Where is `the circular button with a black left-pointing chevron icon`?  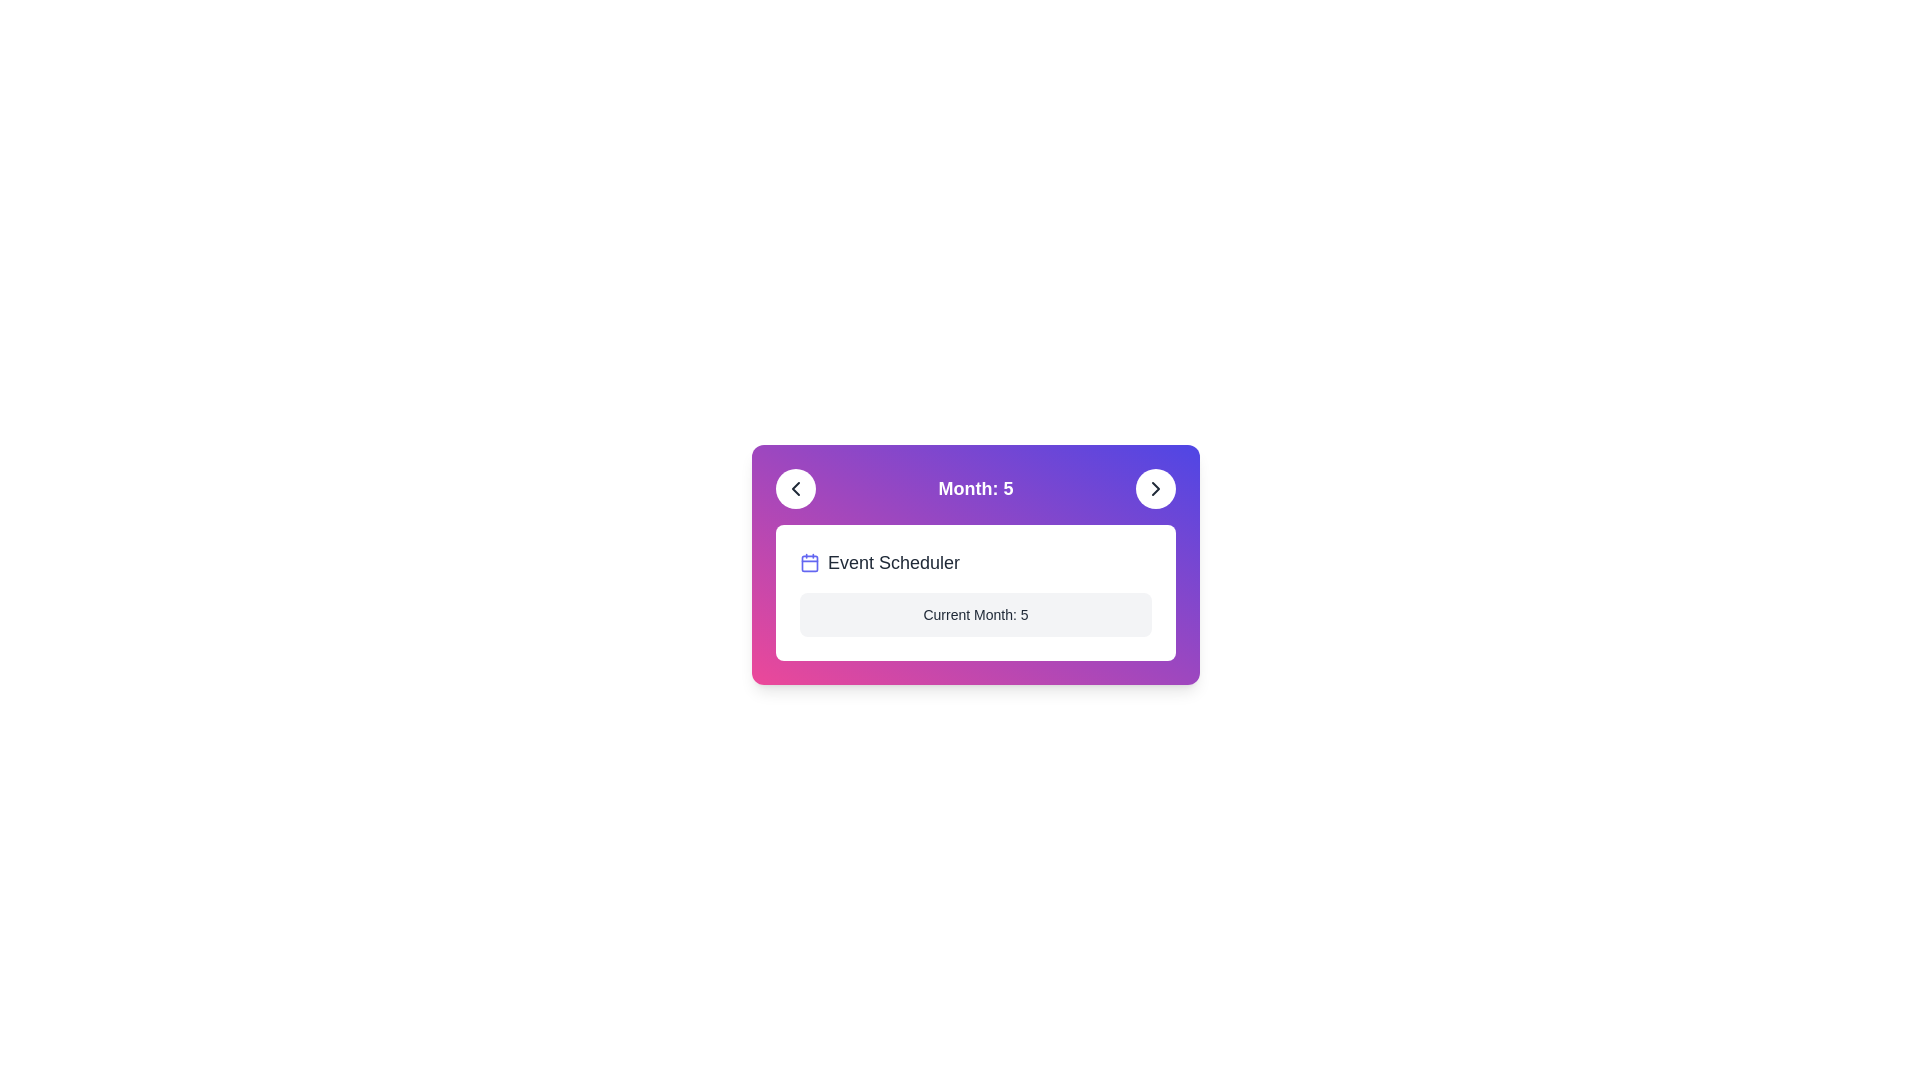 the circular button with a black left-pointing chevron icon is located at coordinates (795, 489).